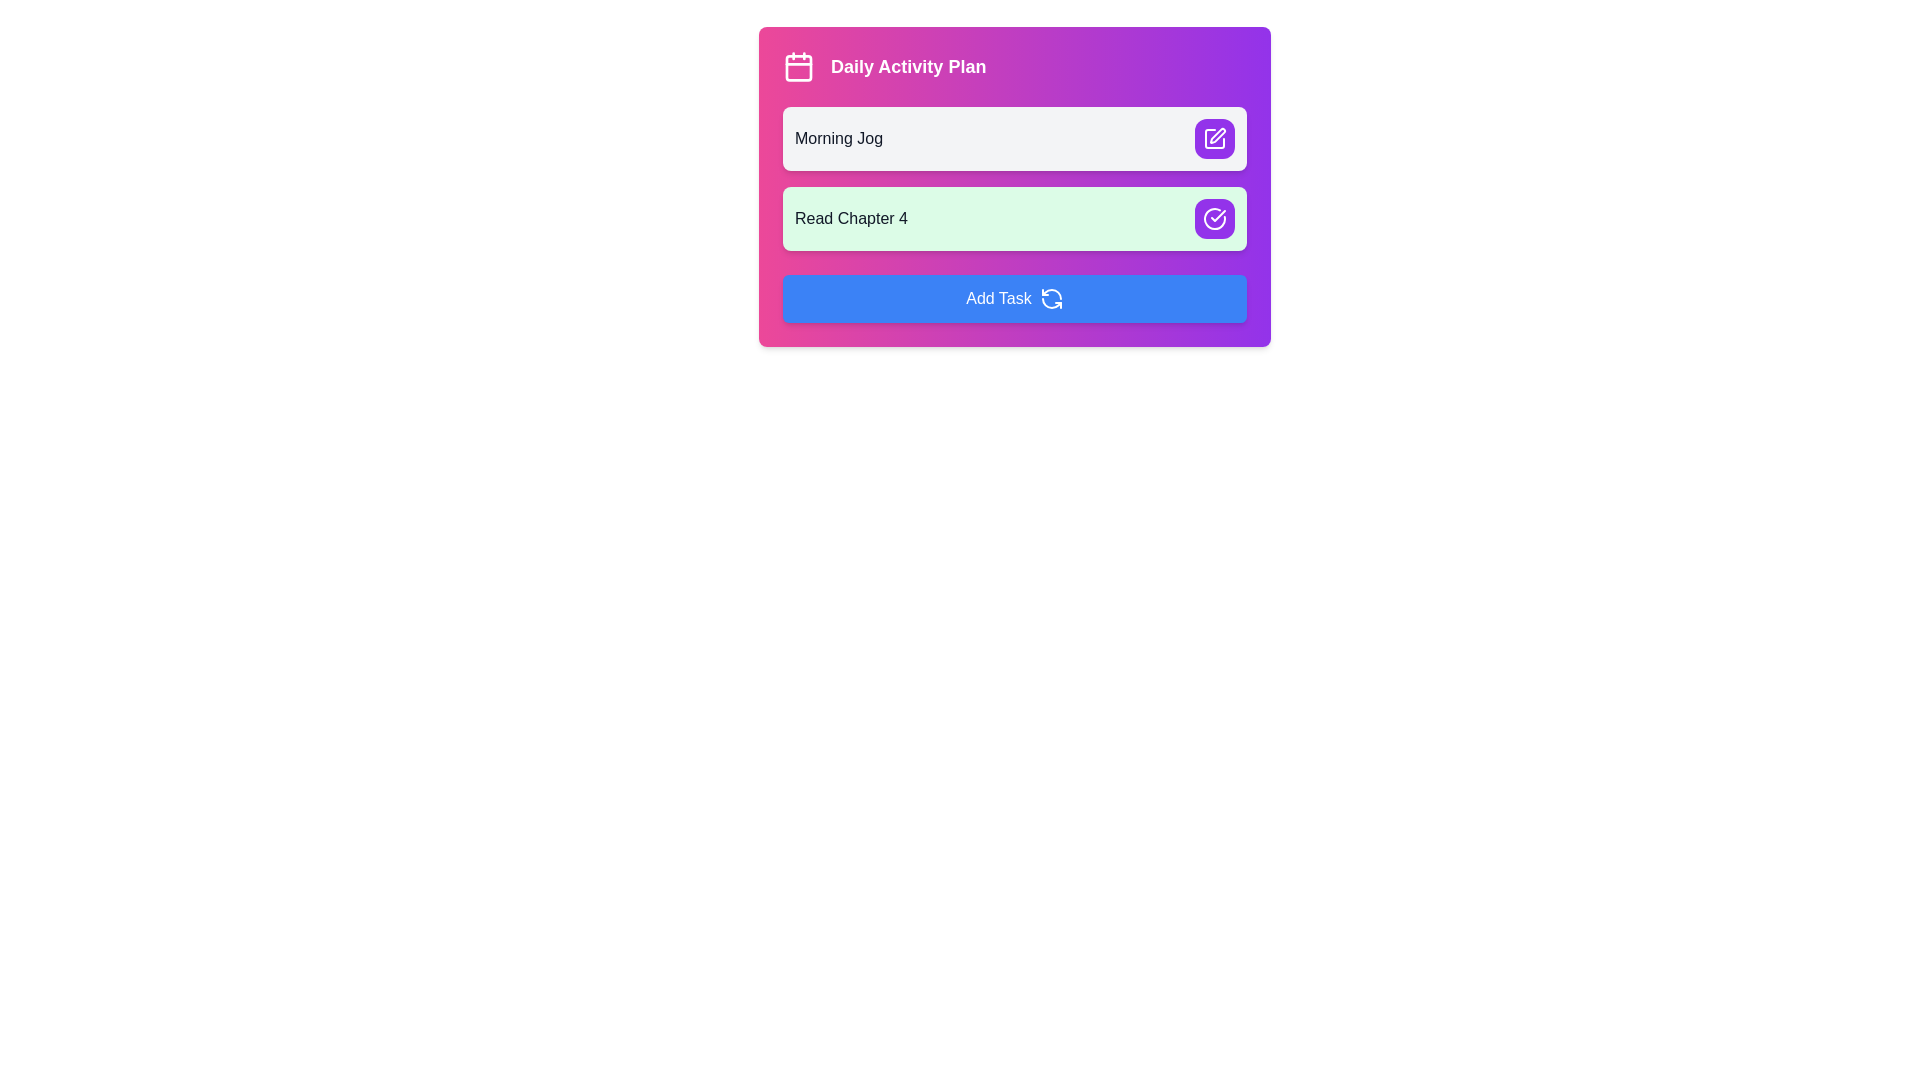 The height and width of the screenshot is (1080, 1920). I want to click on the checkmark icon indicating the completion of the task 'Read Chapter 4', so click(1213, 219).